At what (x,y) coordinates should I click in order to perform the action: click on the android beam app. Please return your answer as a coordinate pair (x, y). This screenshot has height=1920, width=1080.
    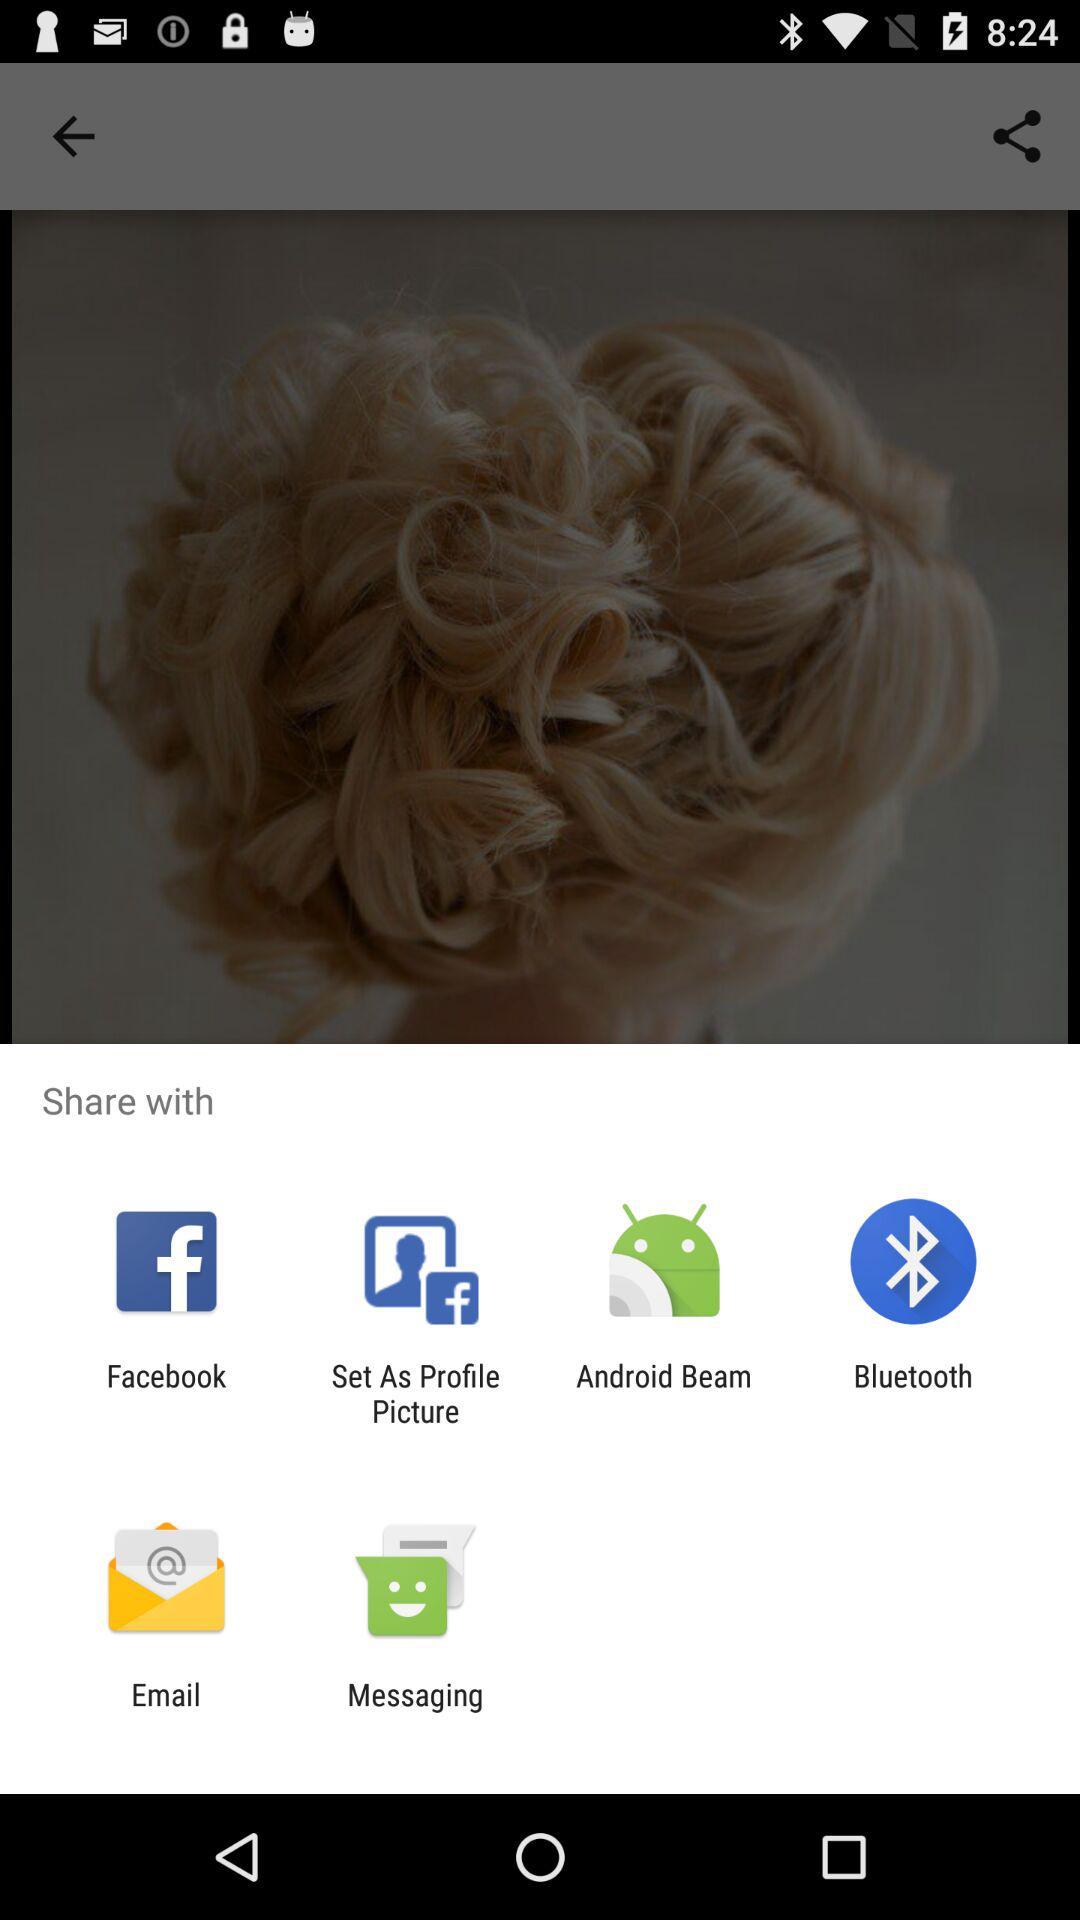
    Looking at the image, I should click on (664, 1392).